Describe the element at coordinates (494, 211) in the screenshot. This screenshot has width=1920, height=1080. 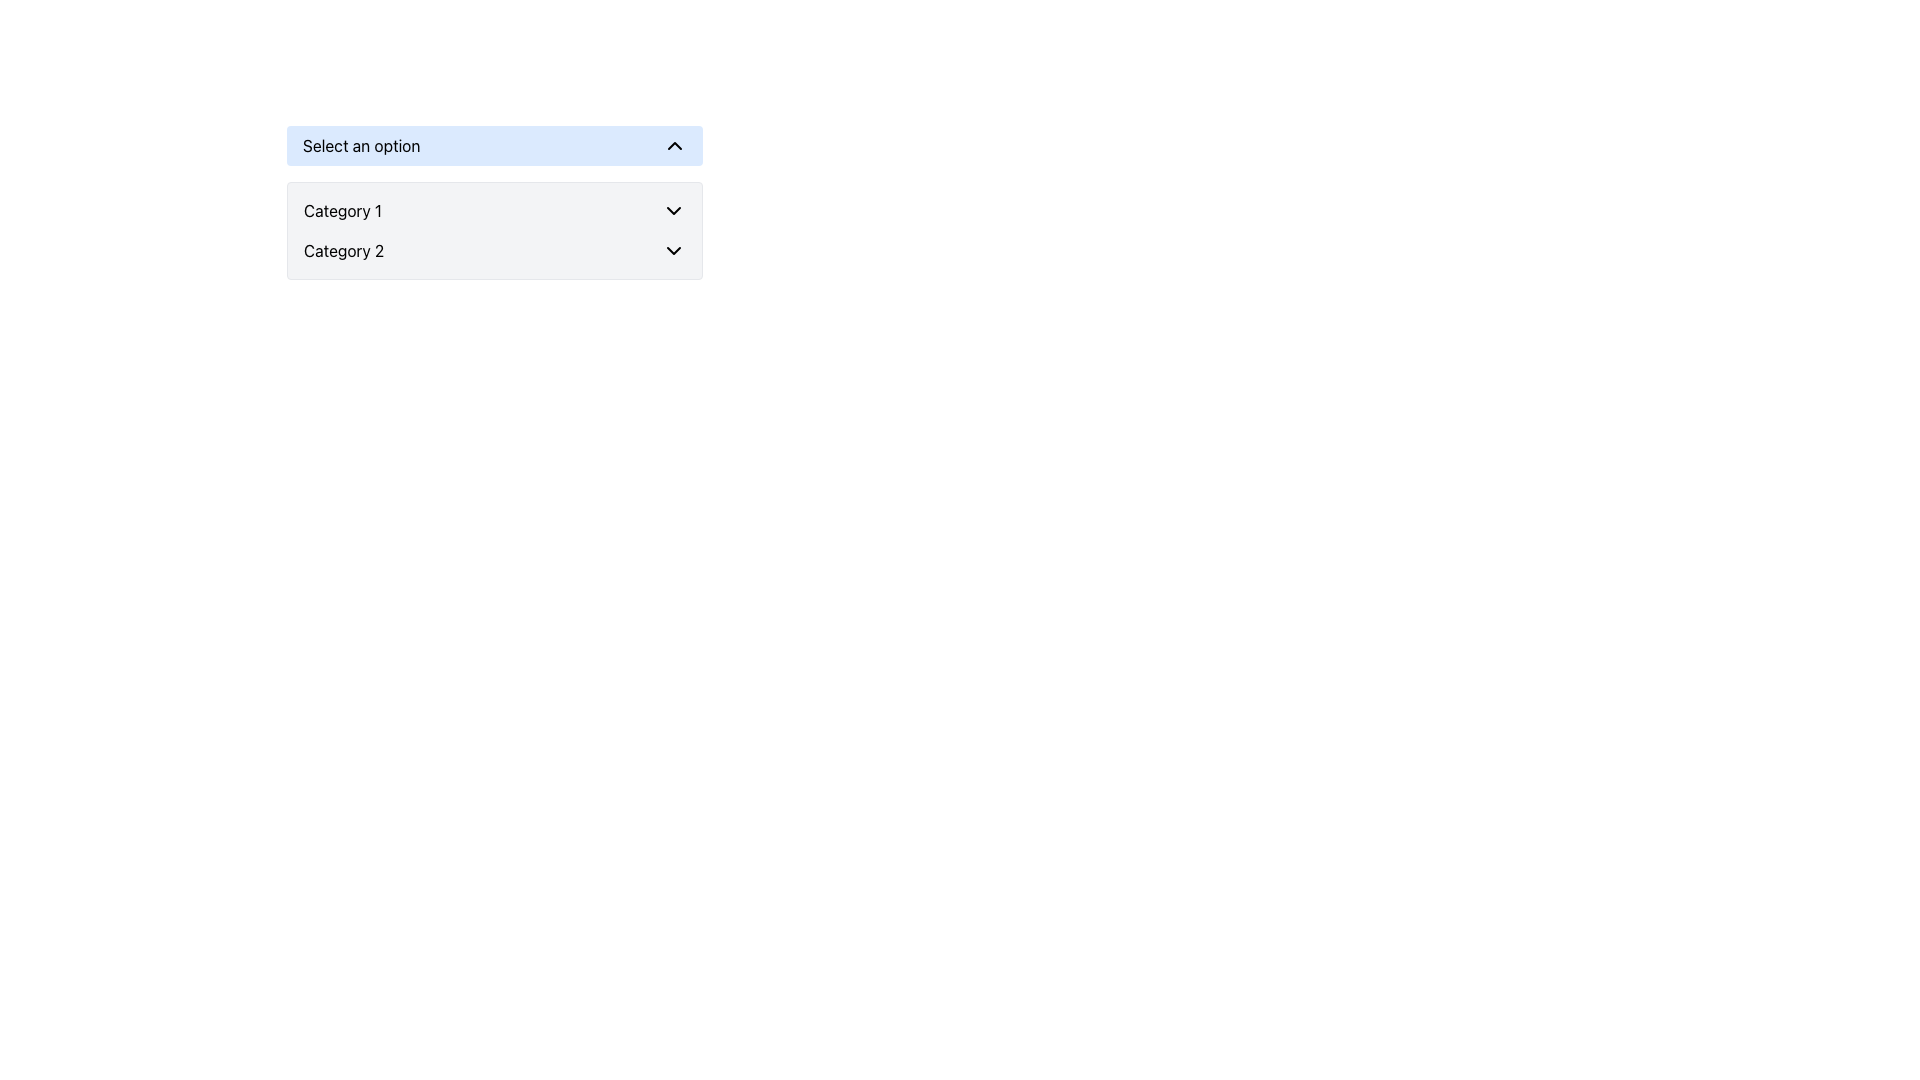
I see `the first entry in the dropdown options labeled 'Category 1'` at that location.